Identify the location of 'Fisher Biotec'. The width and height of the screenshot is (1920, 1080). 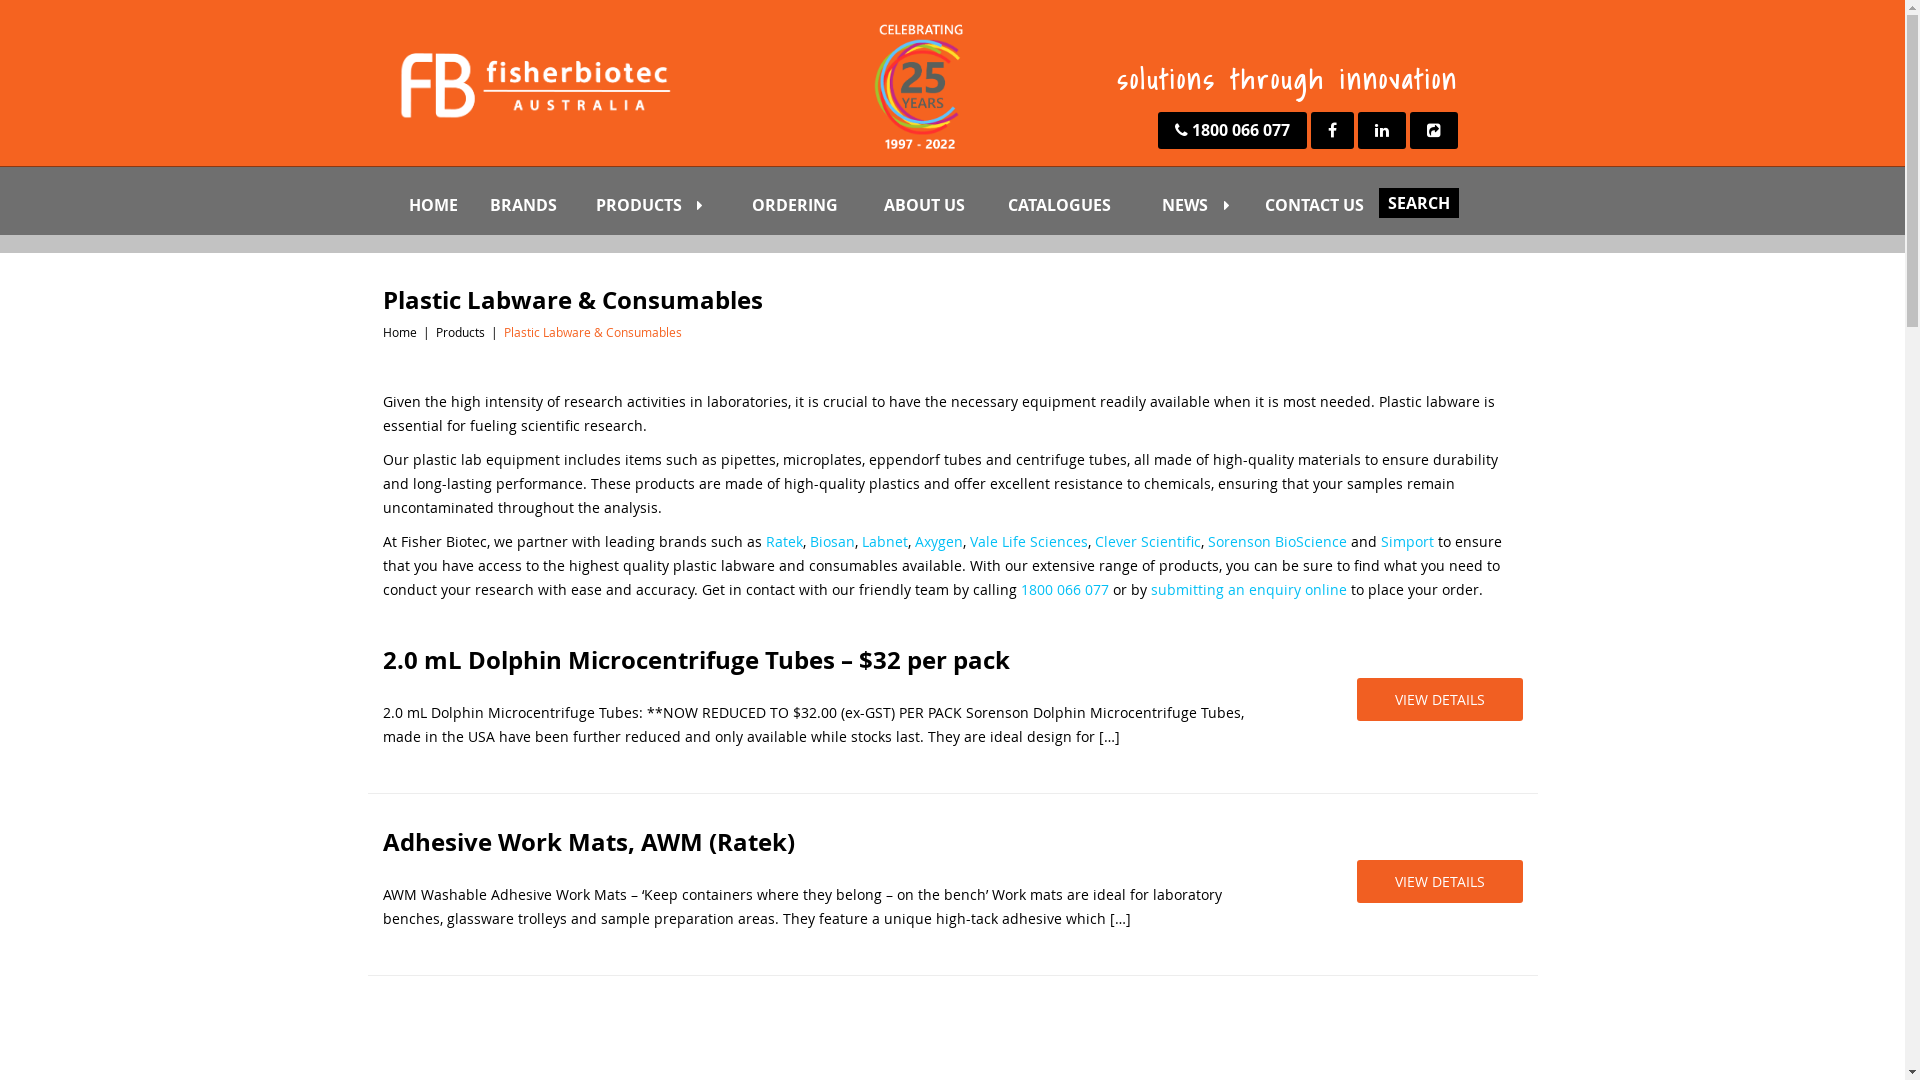
(532, 82).